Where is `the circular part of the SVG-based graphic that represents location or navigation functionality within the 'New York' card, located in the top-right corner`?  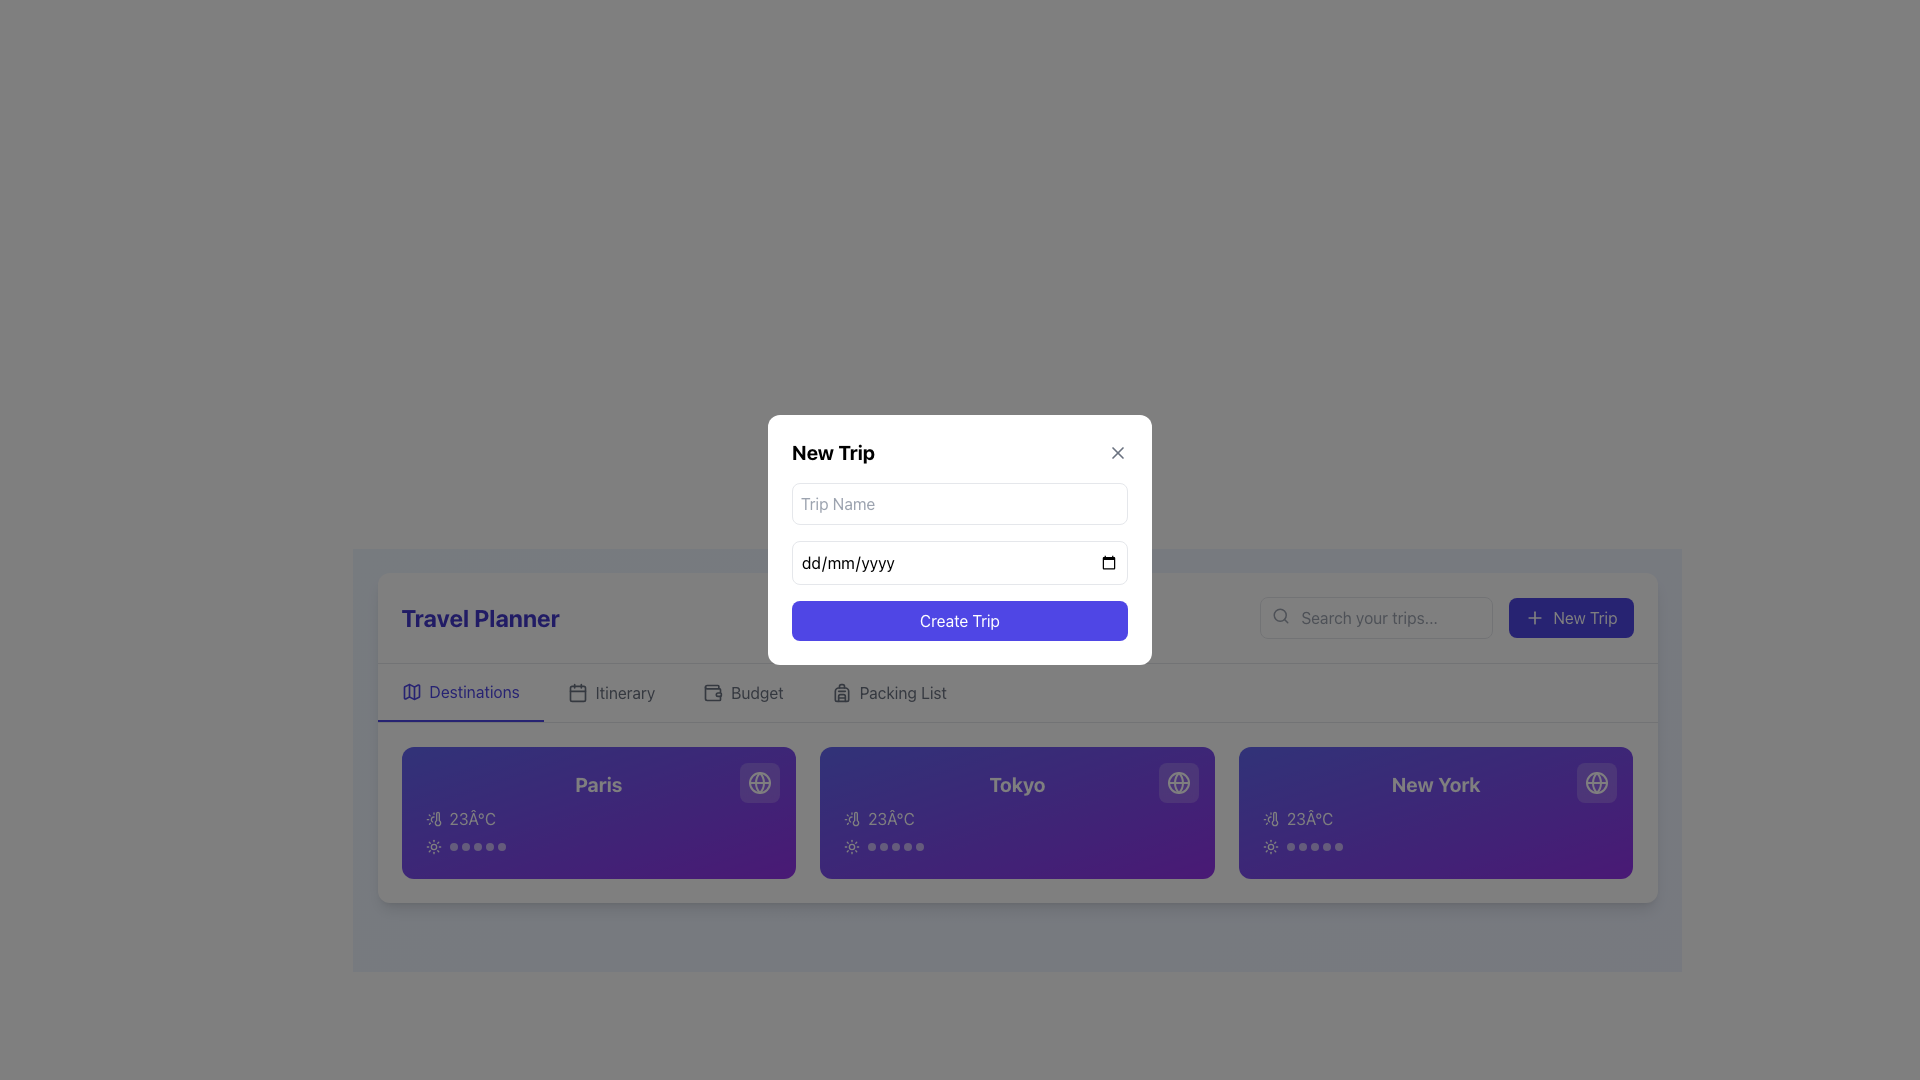 the circular part of the SVG-based graphic that represents location or navigation functionality within the 'New York' card, located in the top-right corner is located at coordinates (1596, 782).